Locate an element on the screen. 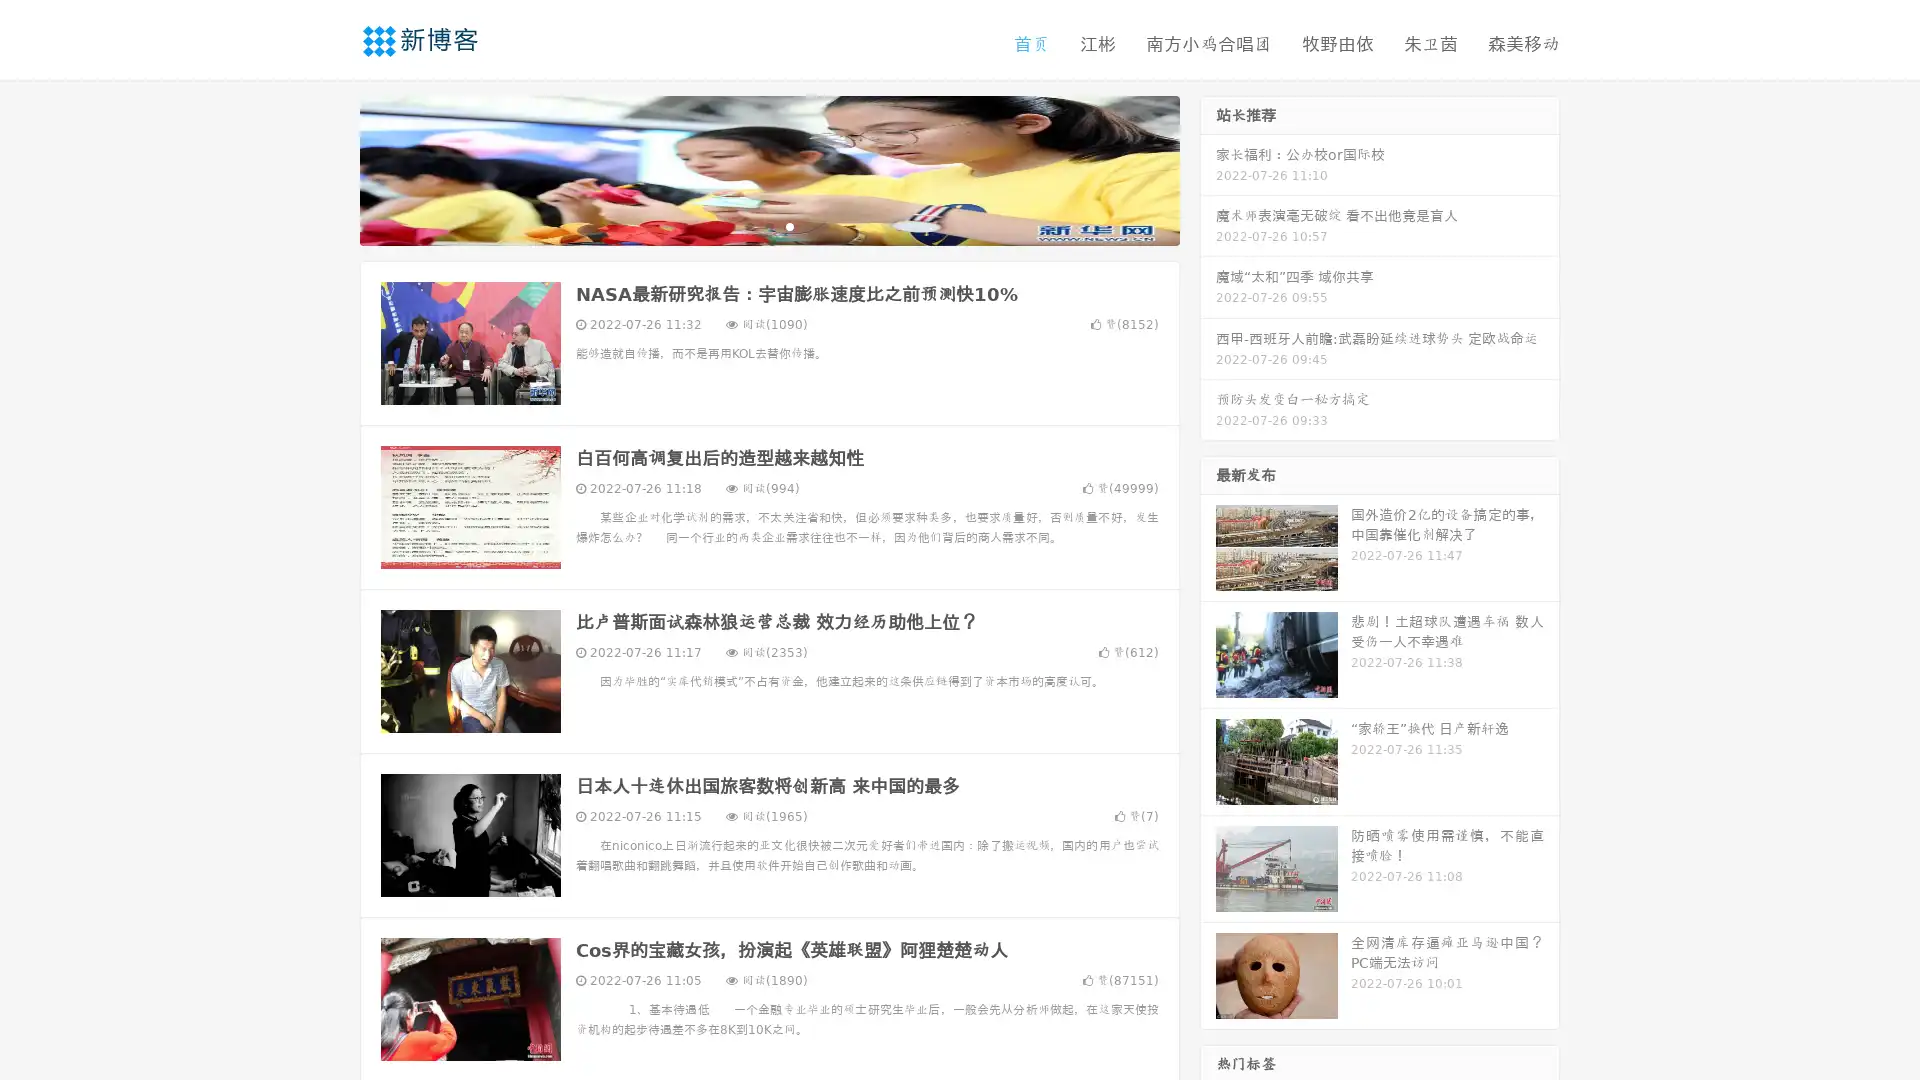 The width and height of the screenshot is (1920, 1080). Go to slide 1 is located at coordinates (748, 225).